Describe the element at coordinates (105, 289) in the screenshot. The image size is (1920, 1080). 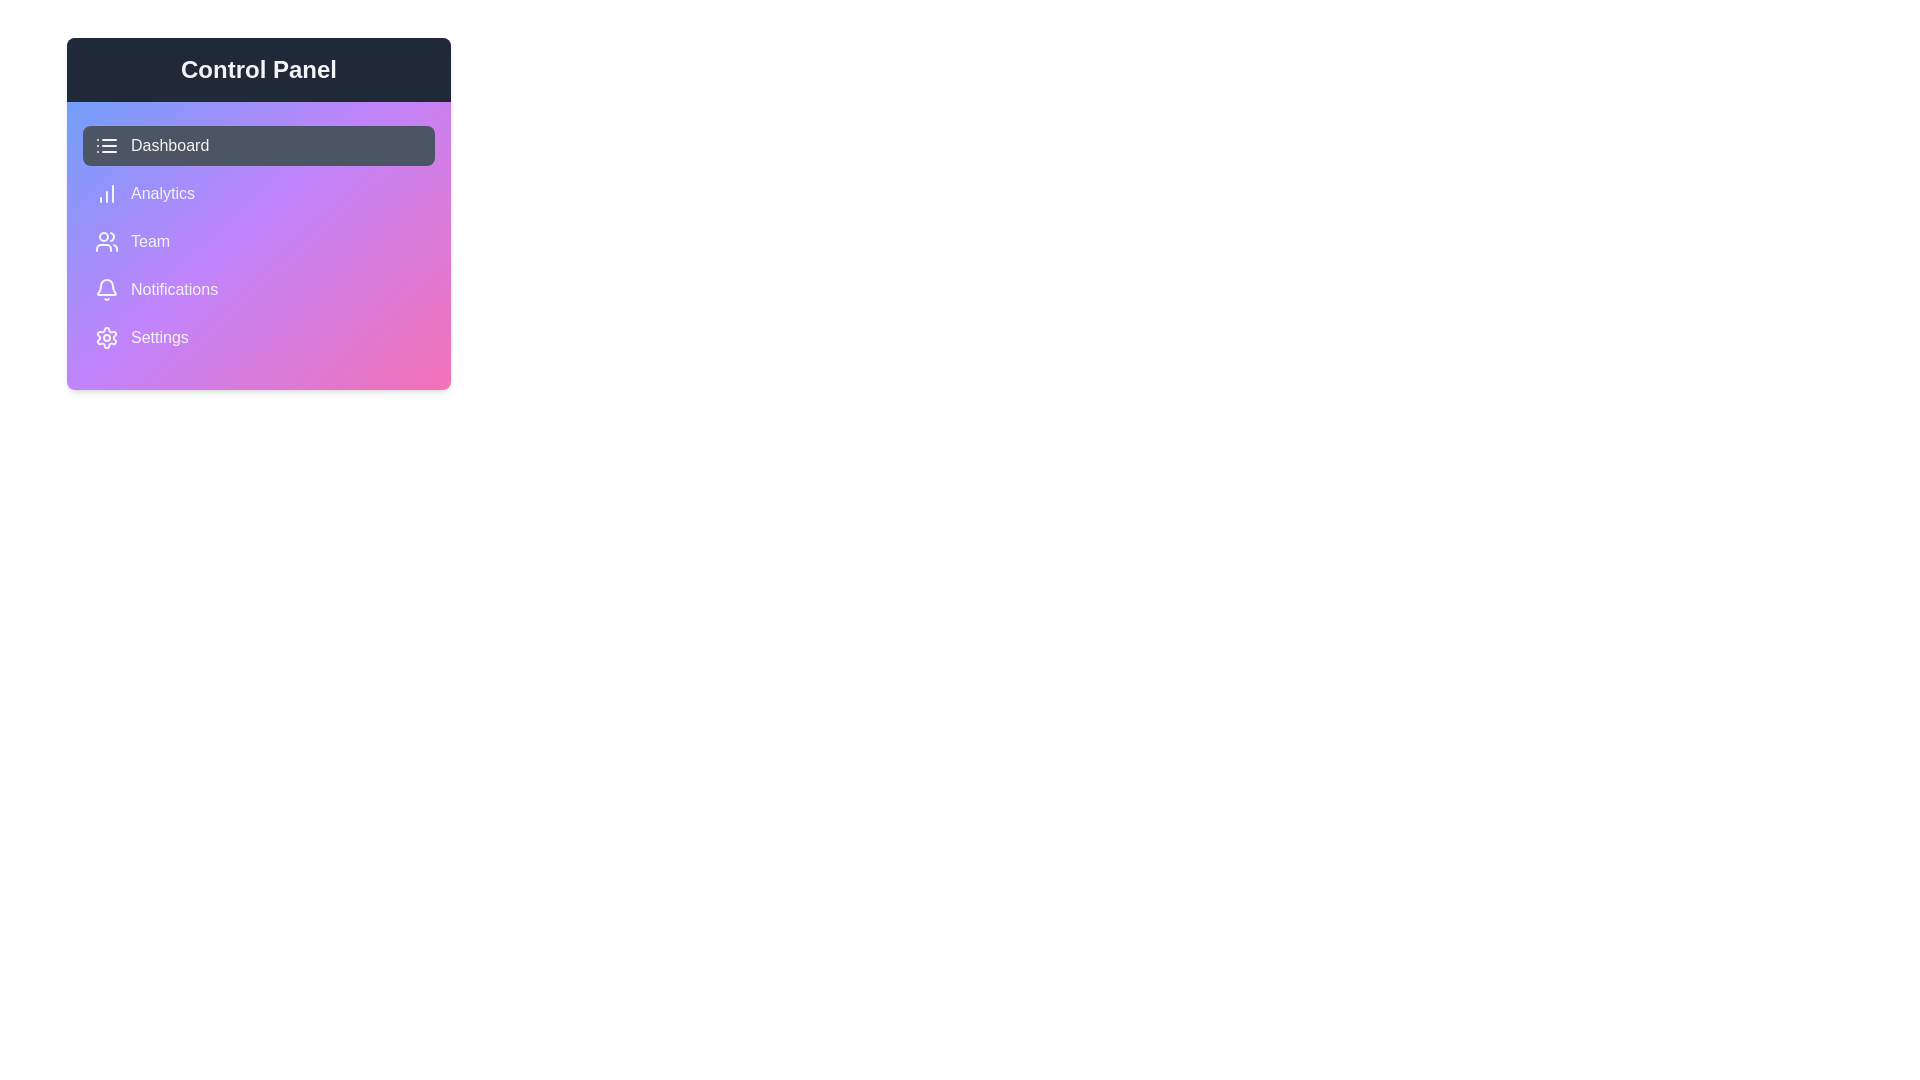
I see `the 'Notifications' icon` at that location.